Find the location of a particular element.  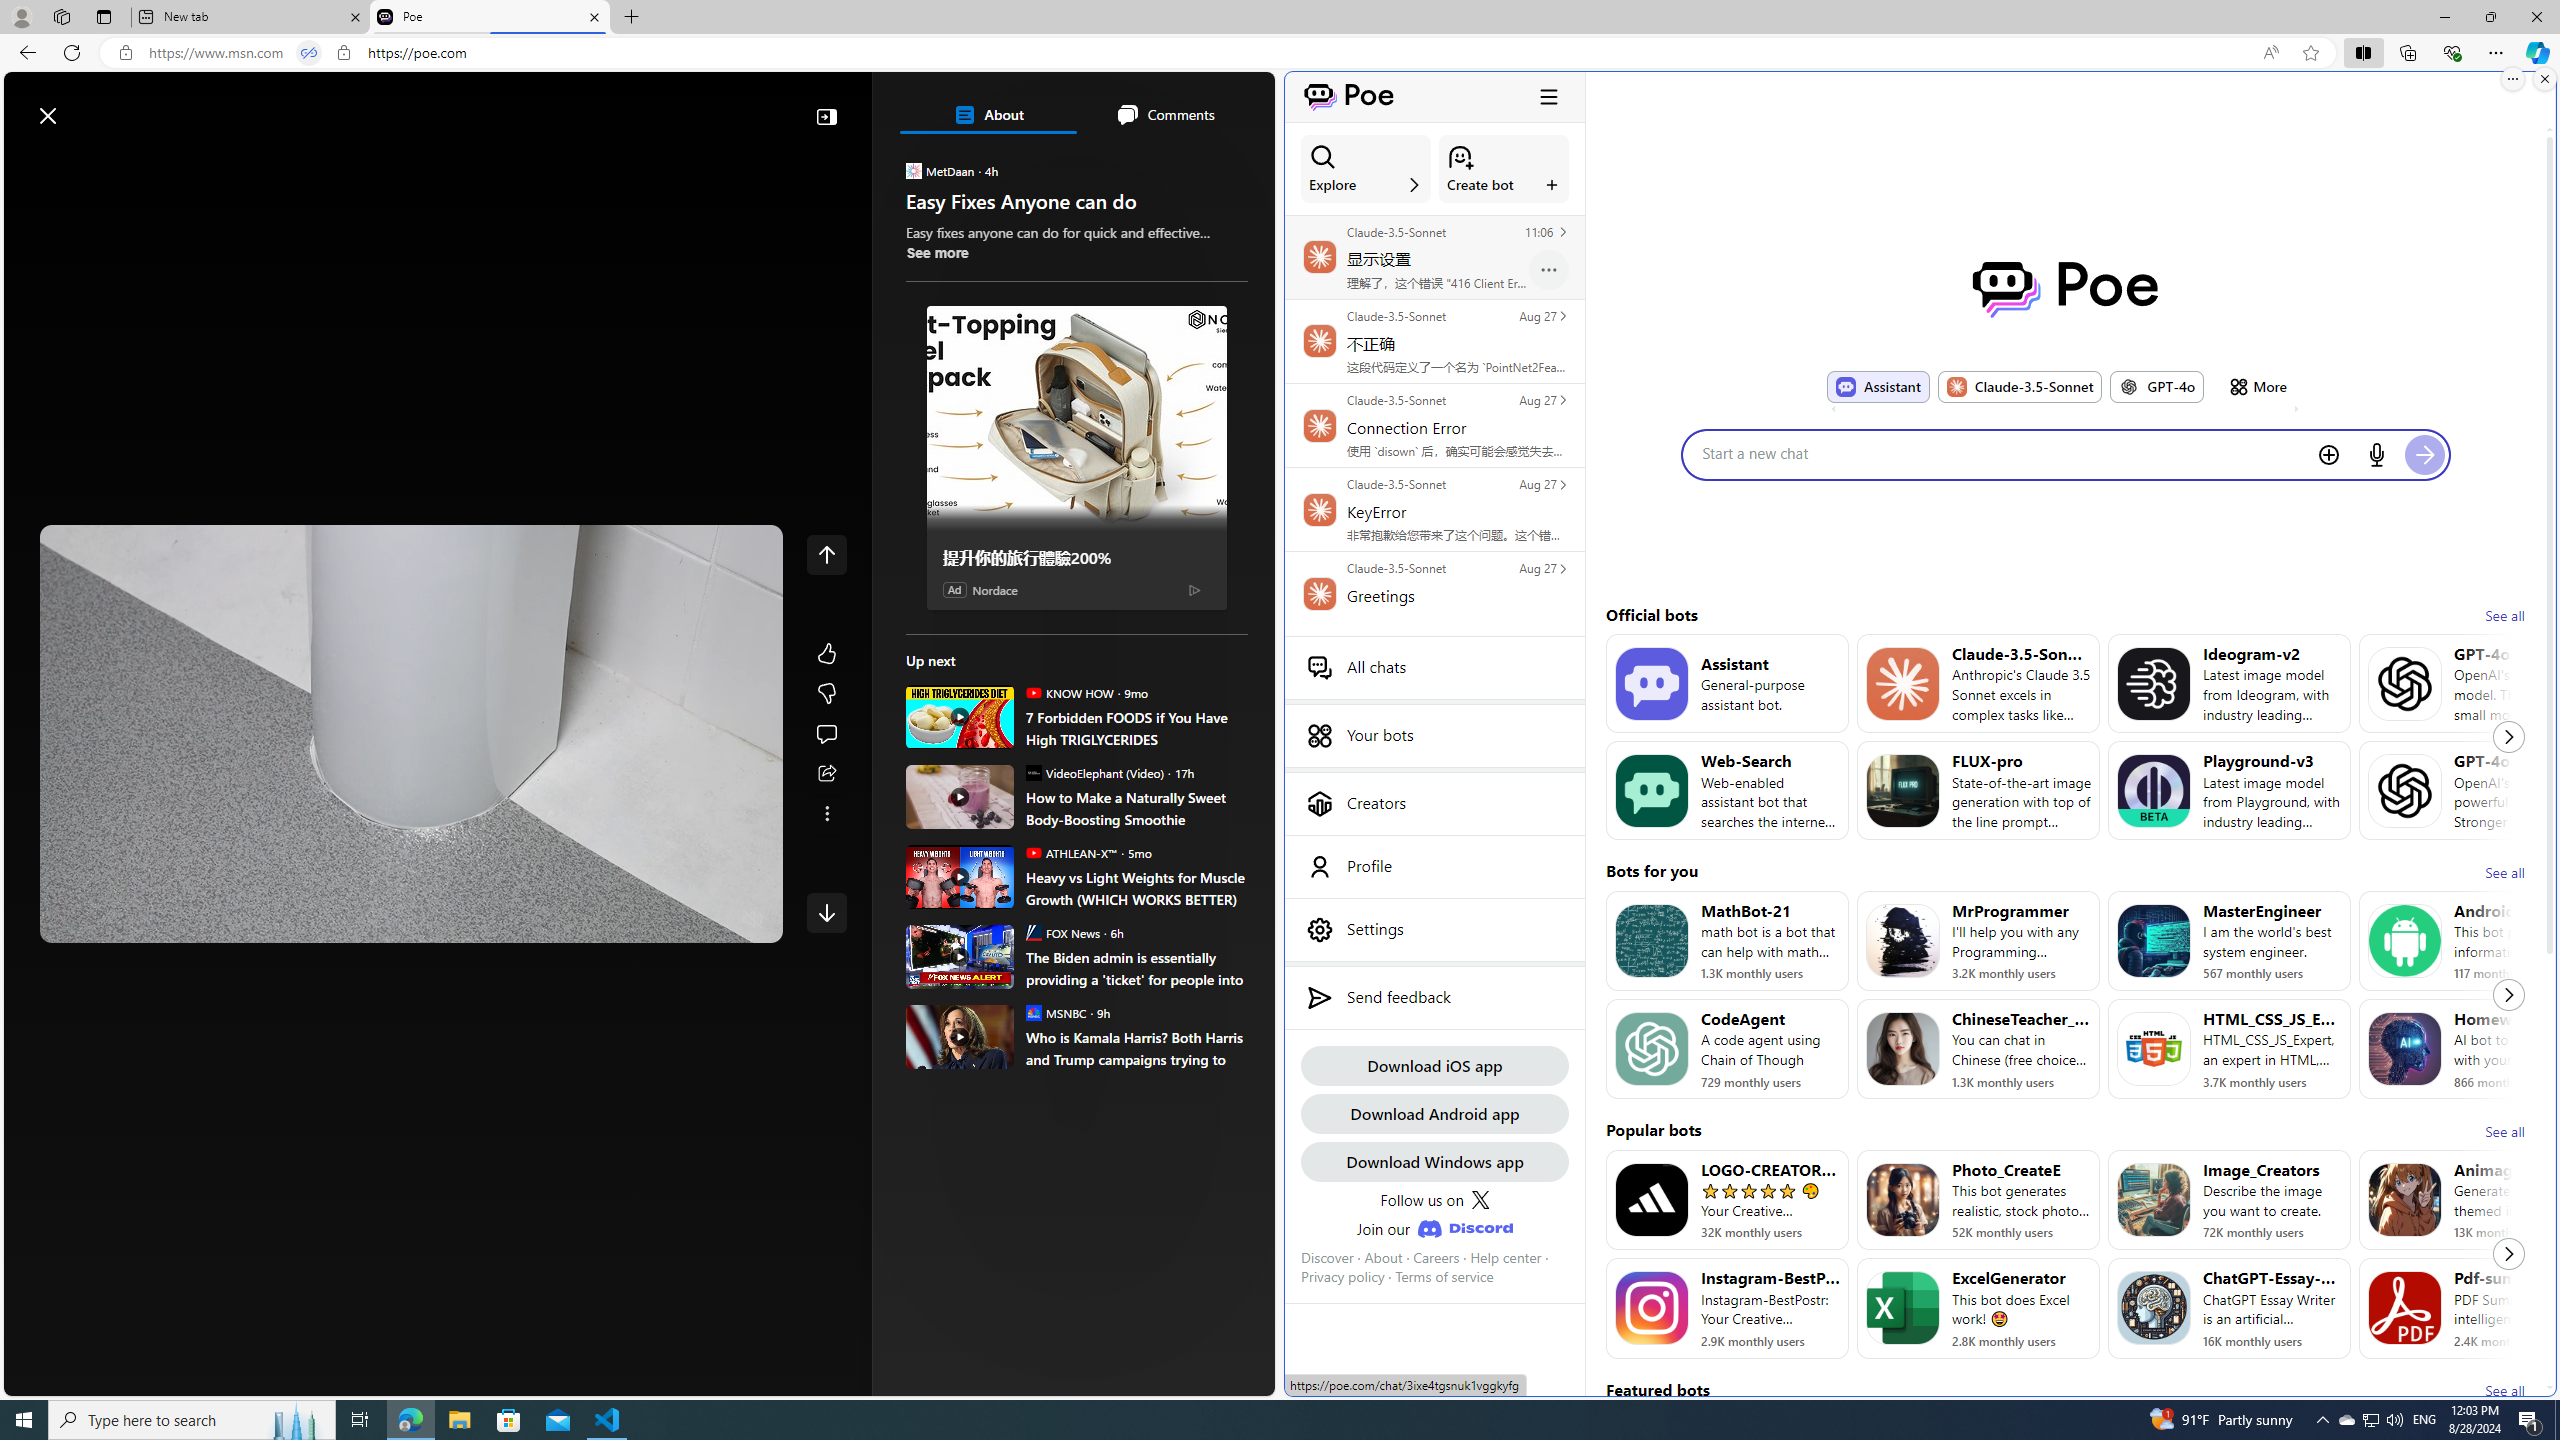

'Bot image for Homeworkbot679' is located at coordinates (2405, 1049).